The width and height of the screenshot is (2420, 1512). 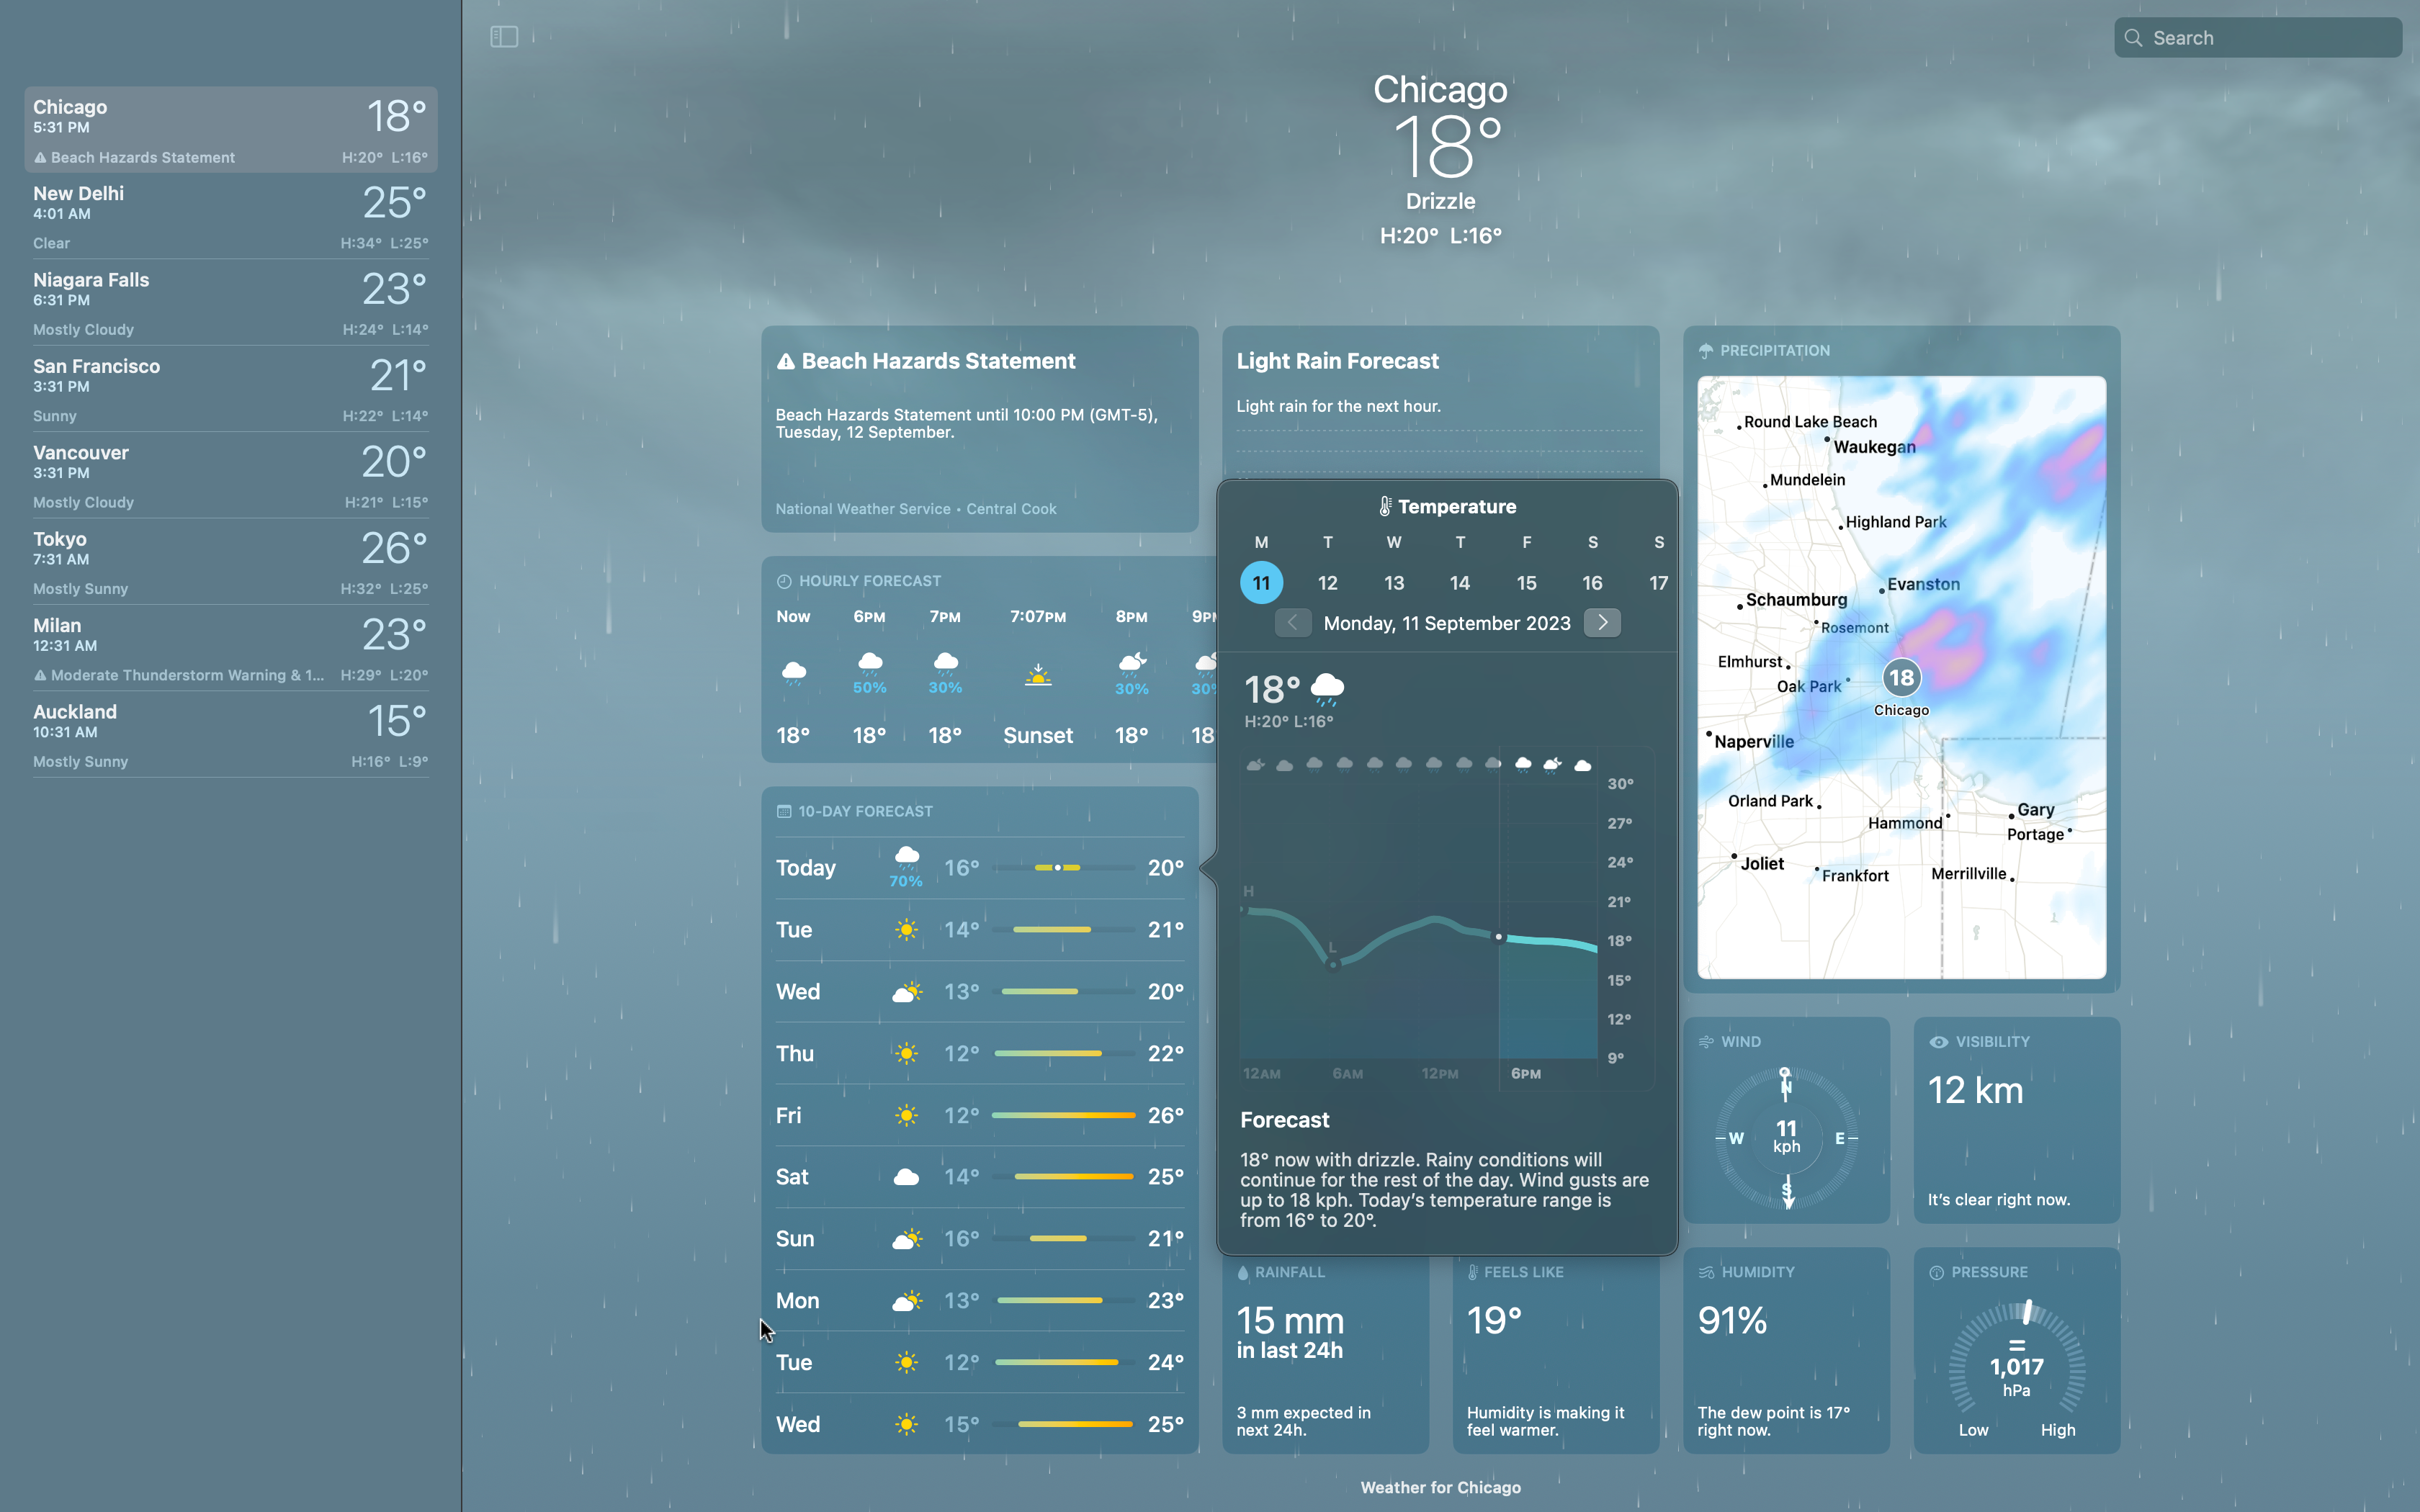 I want to click on View the map view, so click(x=1899, y=657).